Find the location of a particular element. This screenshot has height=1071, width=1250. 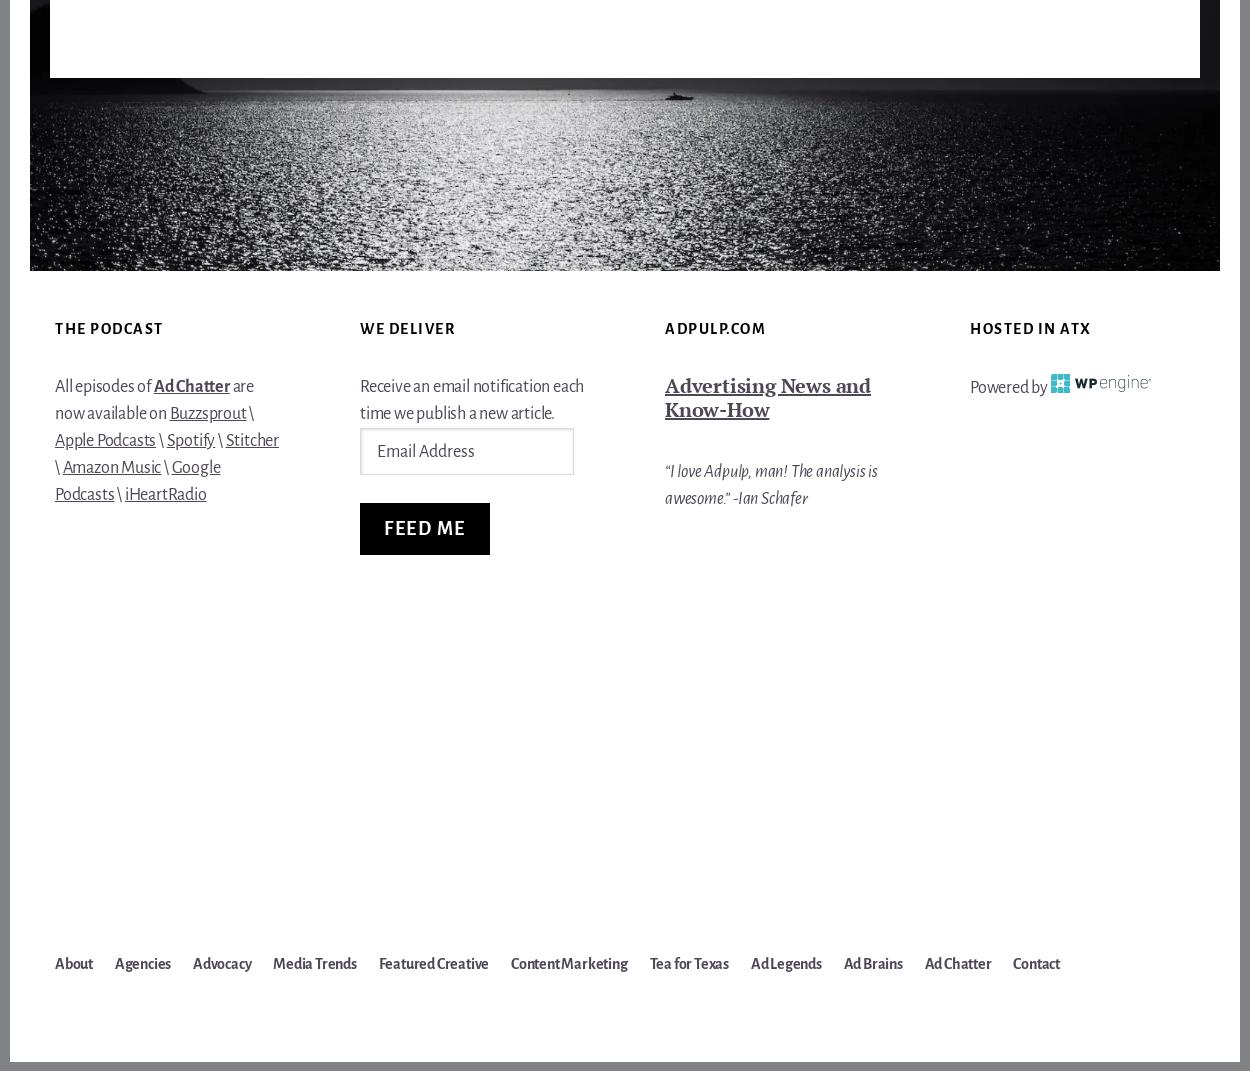

'Featured Creative' is located at coordinates (433, 963).